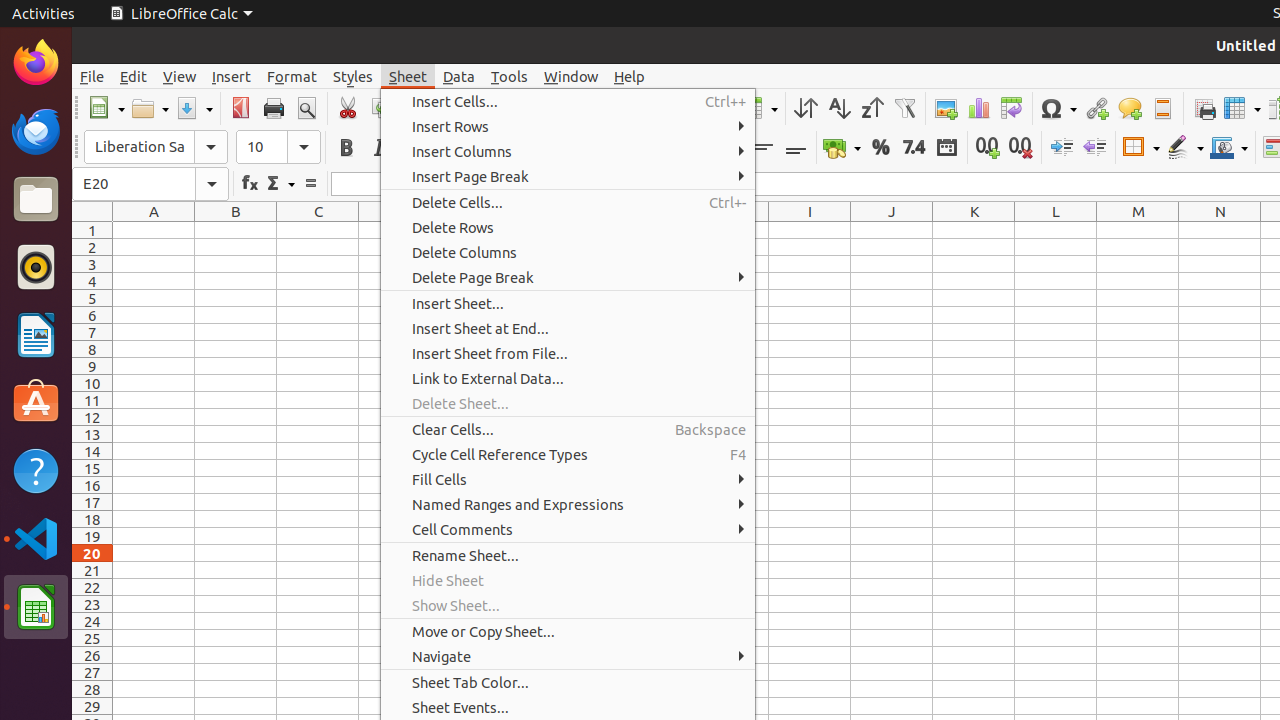 The image size is (1280, 720). I want to click on 'B1', so click(236, 229).